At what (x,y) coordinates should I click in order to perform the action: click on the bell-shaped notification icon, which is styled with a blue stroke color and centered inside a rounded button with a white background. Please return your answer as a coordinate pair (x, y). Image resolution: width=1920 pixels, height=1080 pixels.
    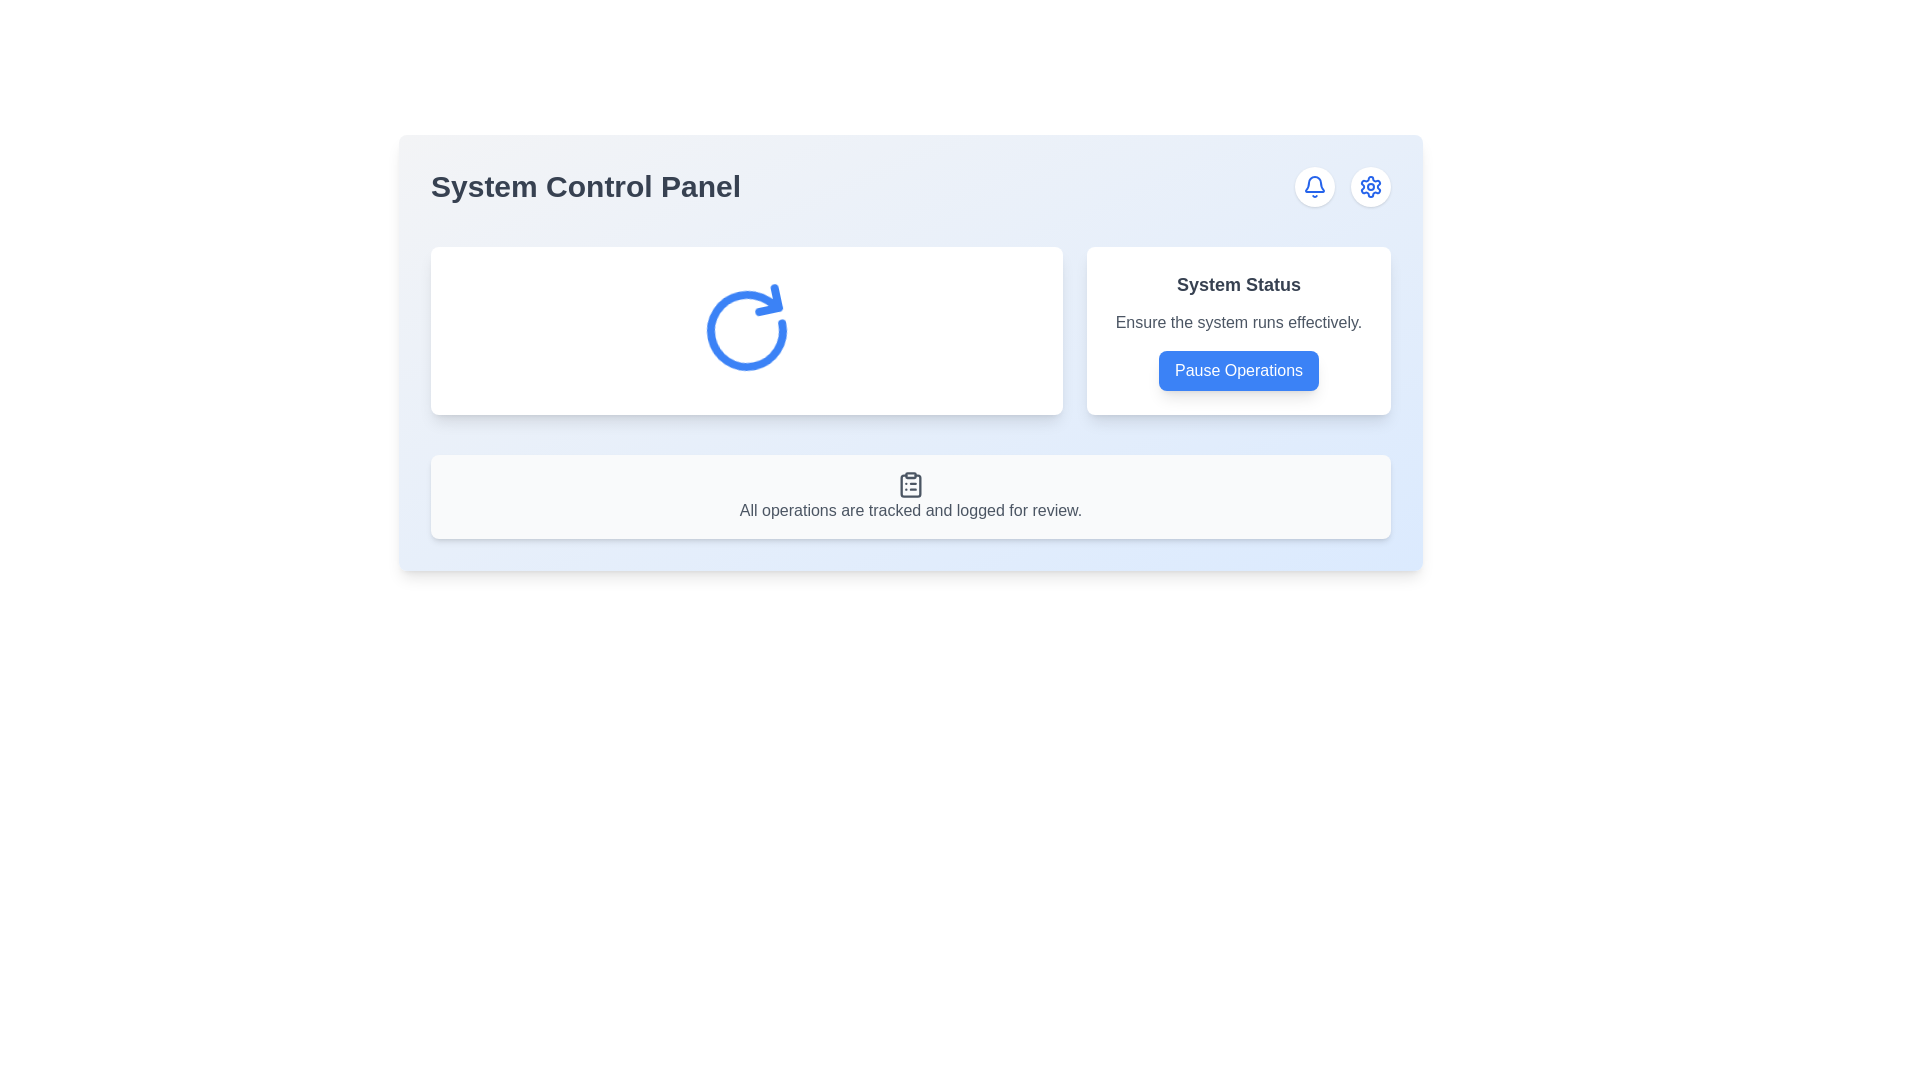
    Looking at the image, I should click on (1315, 186).